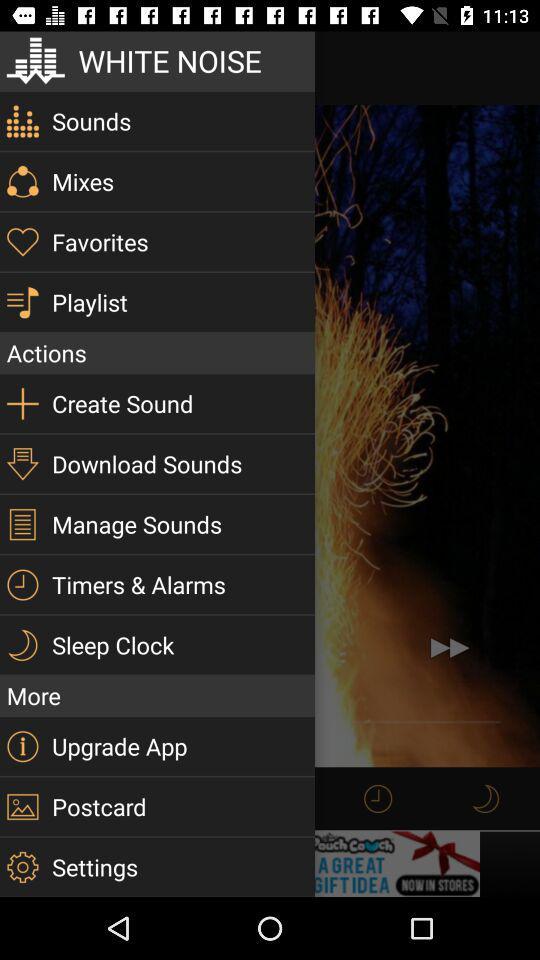  Describe the element at coordinates (21, 585) in the screenshot. I see `icon left to timers  alarms` at that location.